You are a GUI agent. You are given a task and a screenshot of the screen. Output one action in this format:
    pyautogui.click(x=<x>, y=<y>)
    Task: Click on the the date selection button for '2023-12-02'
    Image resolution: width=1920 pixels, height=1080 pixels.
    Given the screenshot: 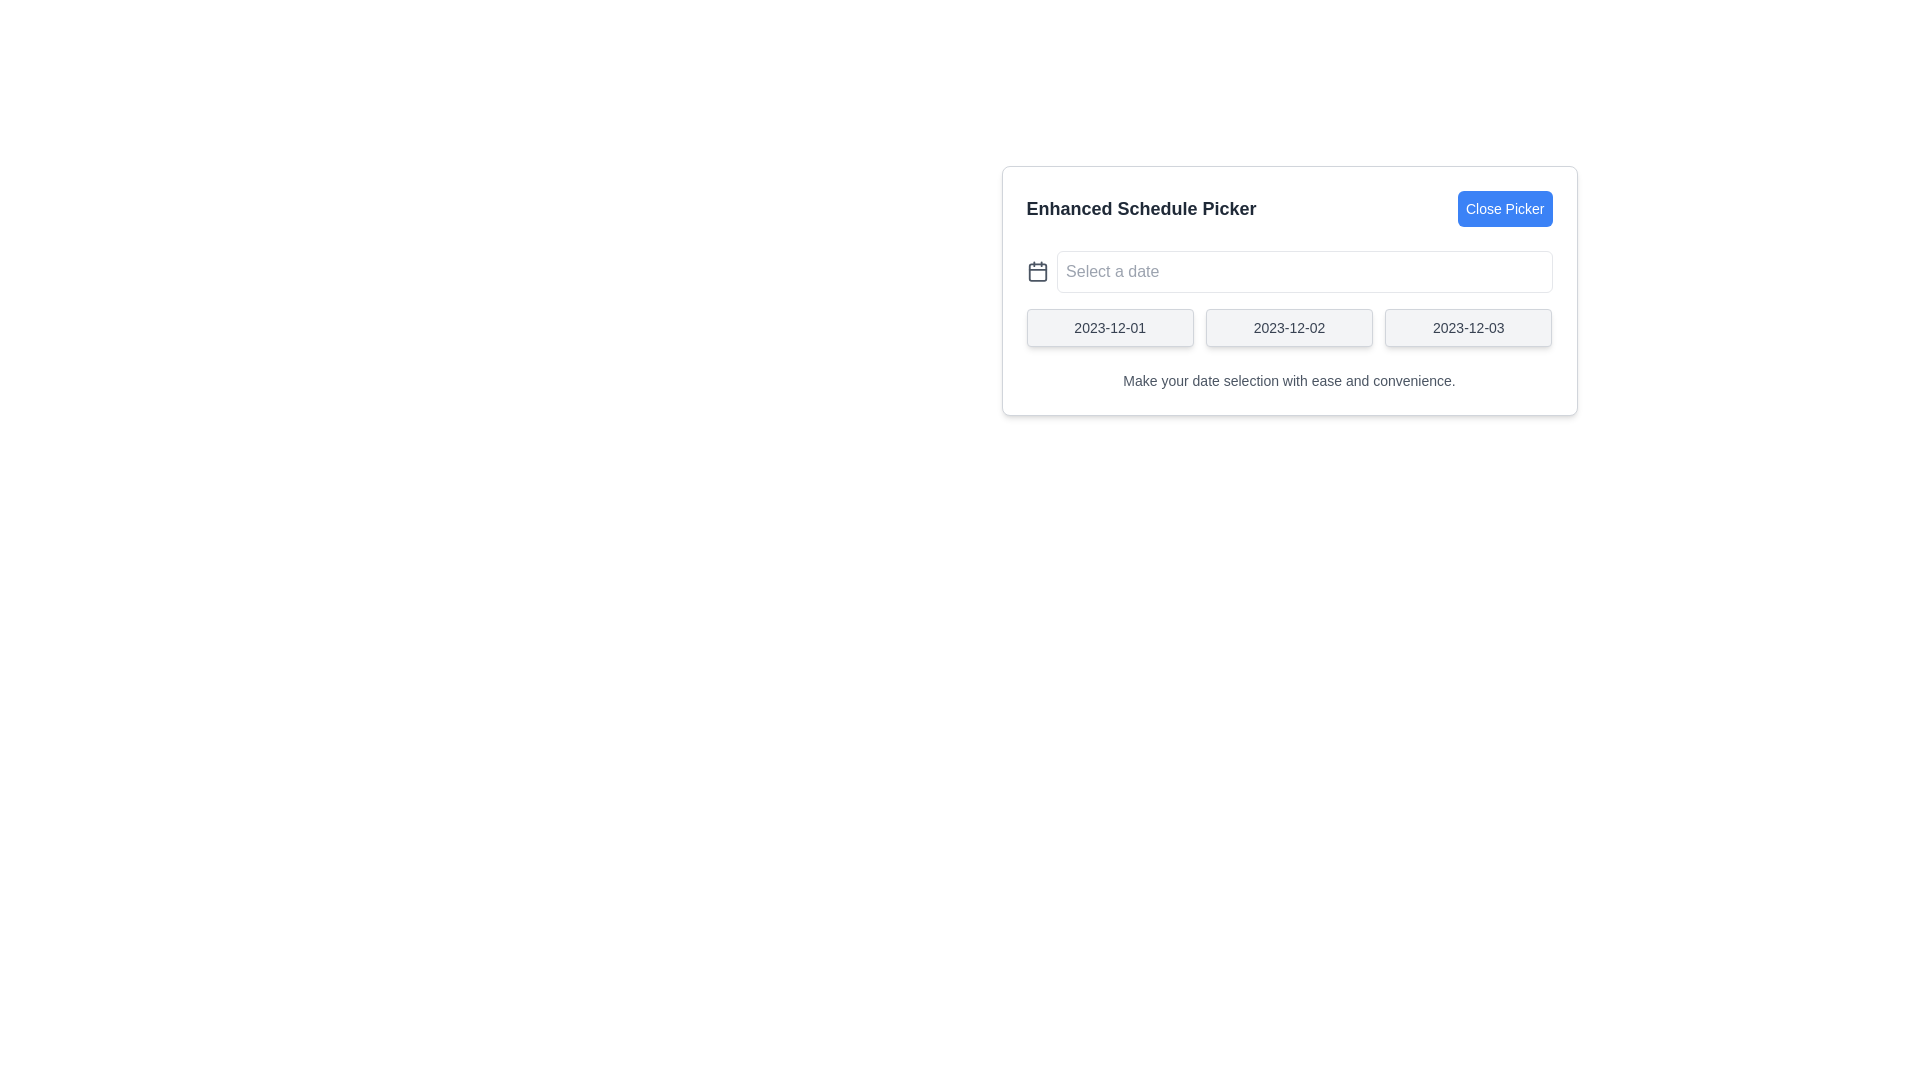 What is the action you would take?
    pyautogui.click(x=1289, y=326)
    